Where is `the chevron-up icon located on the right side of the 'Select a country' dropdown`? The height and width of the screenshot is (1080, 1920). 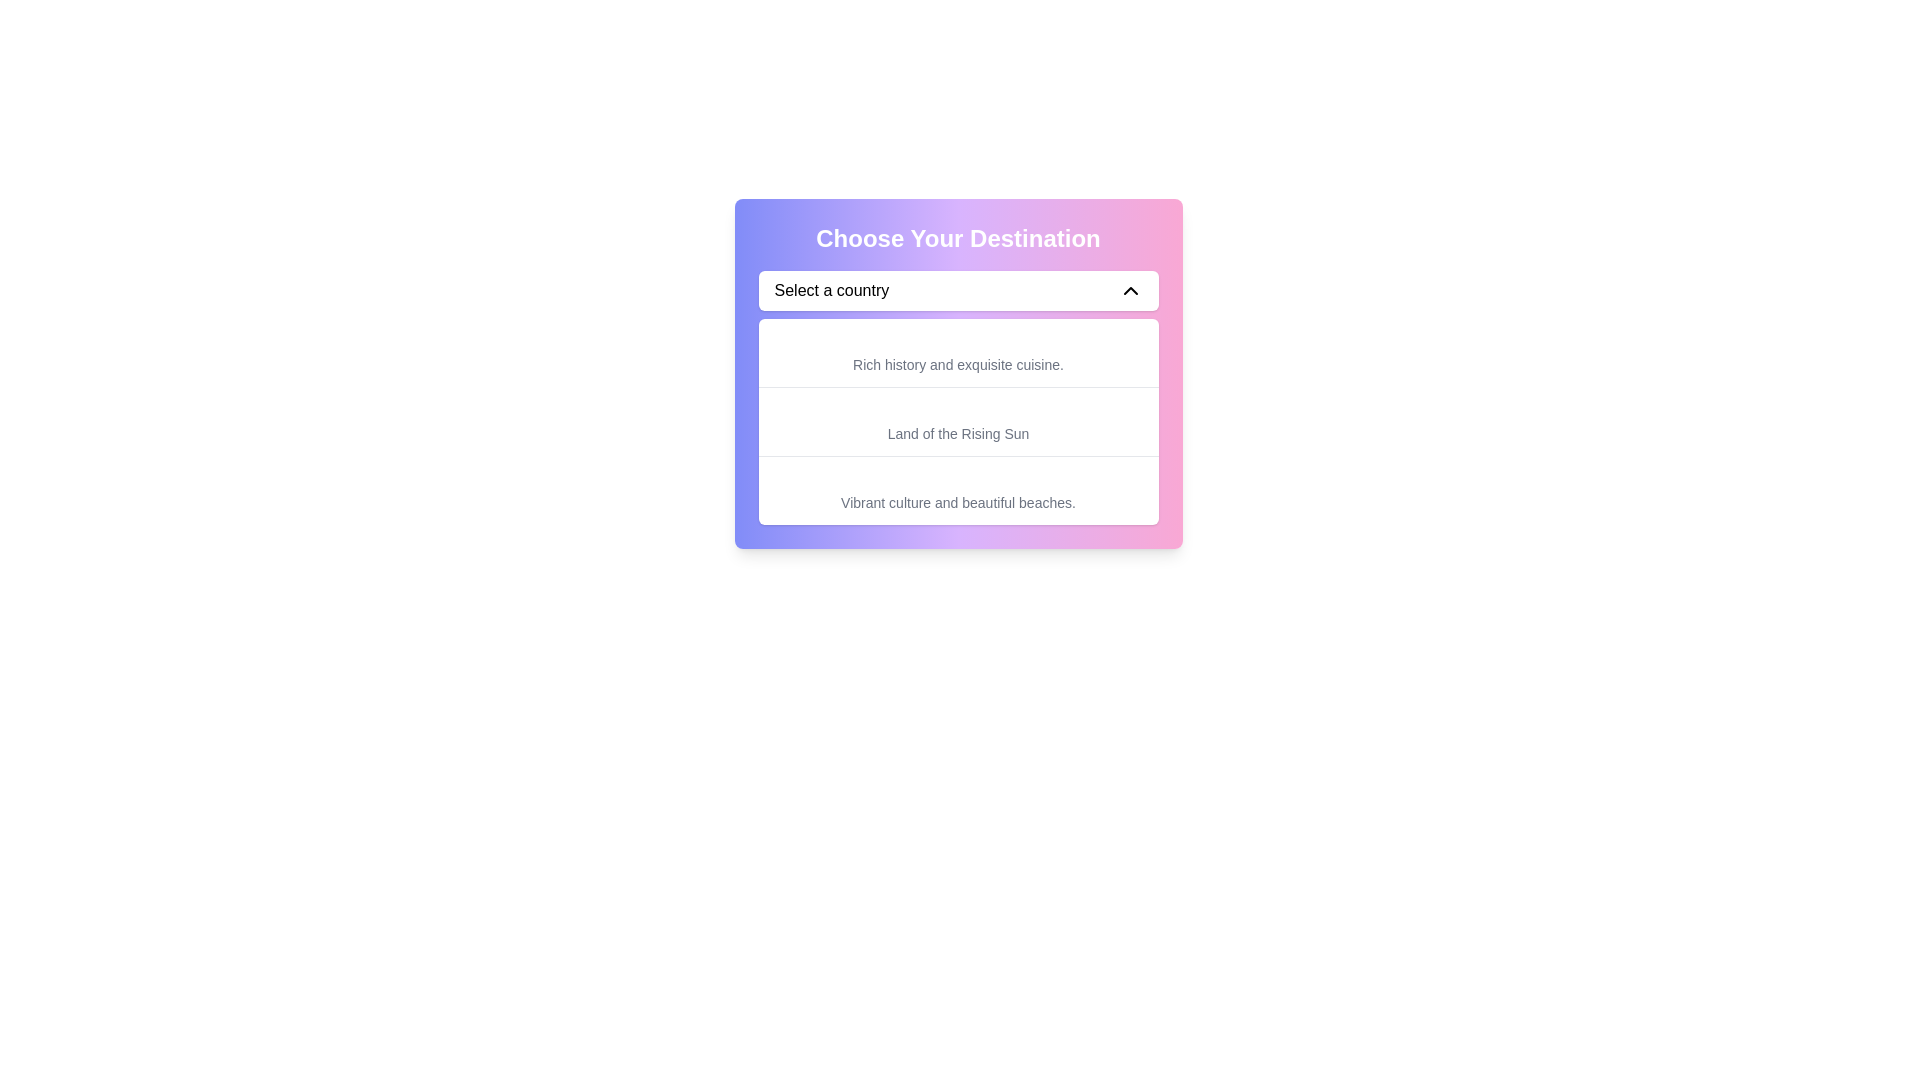
the chevron-up icon located on the right side of the 'Select a country' dropdown is located at coordinates (1130, 290).